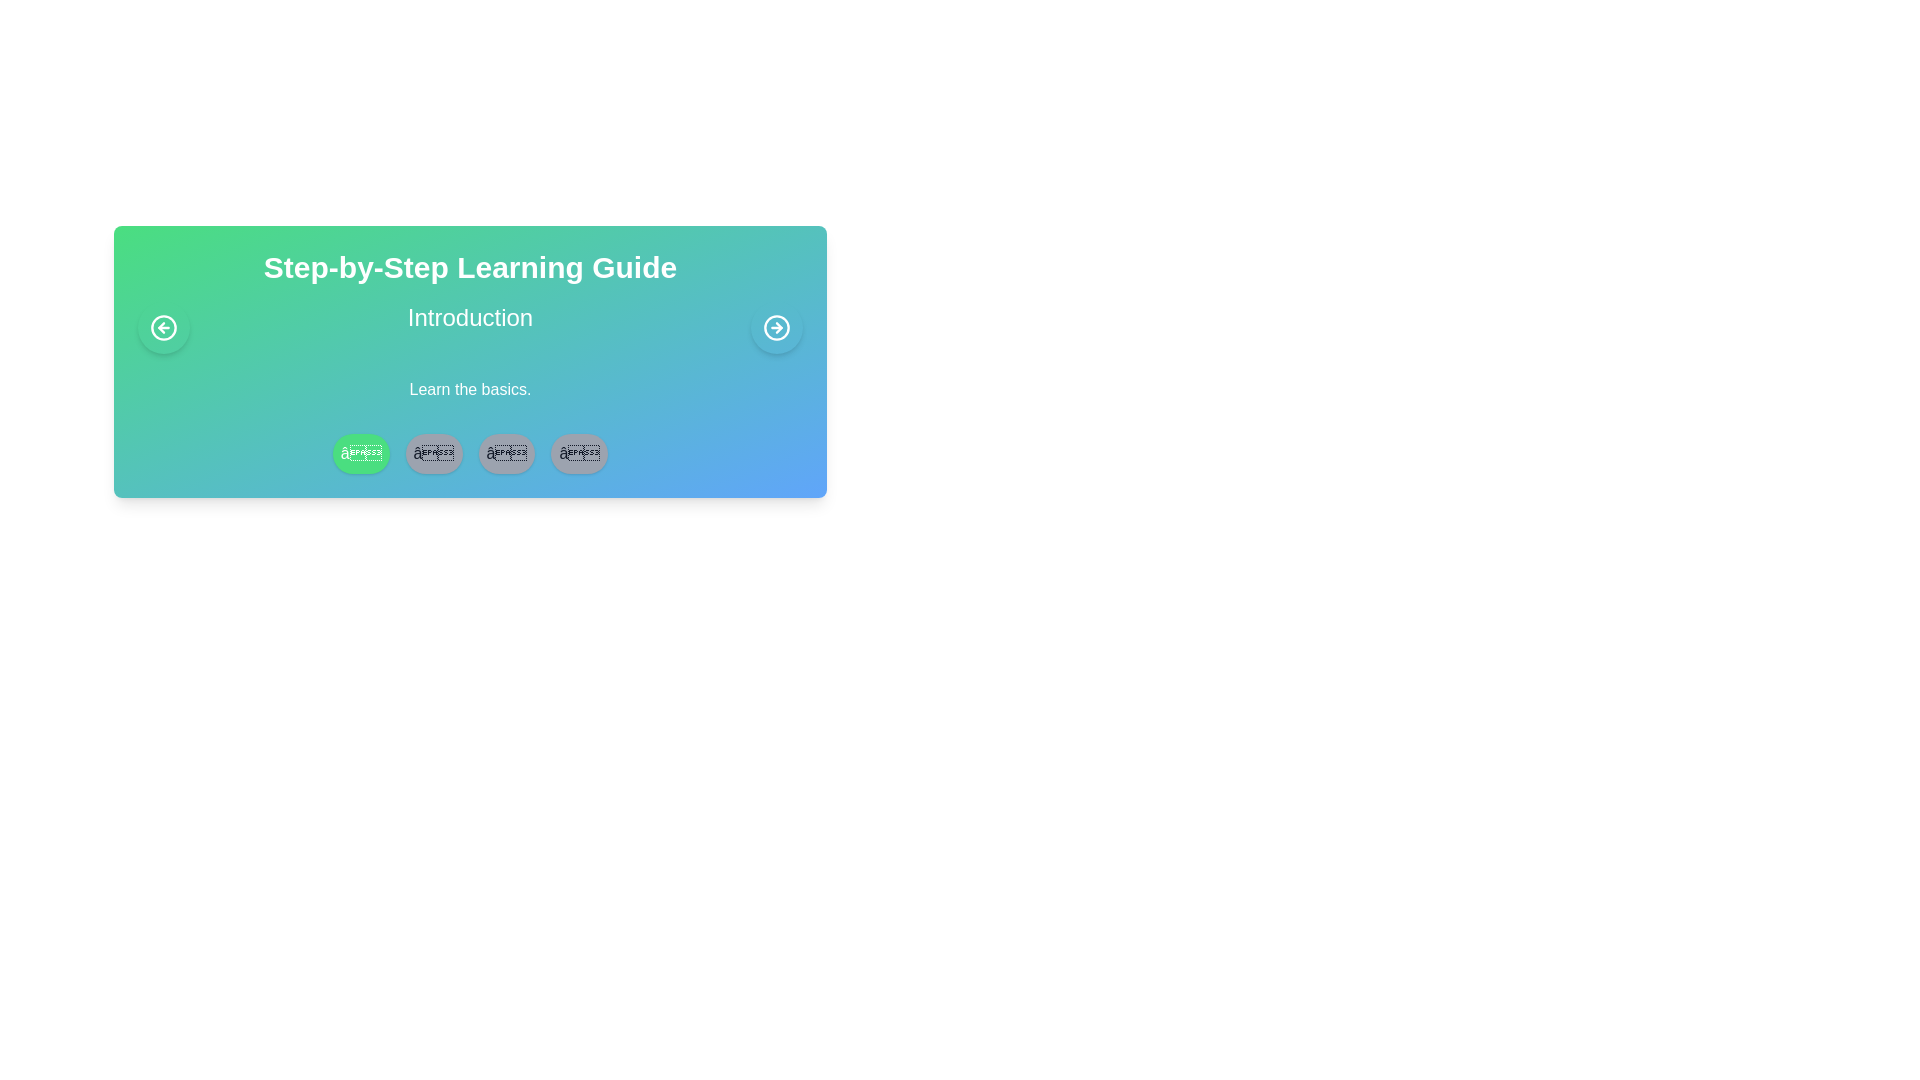 The height and width of the screenshot is (1080, 1920). Describe the element at coordinates (469, 454) in the screenshot. I see `the green circle of the Step progress indicator` at that location.